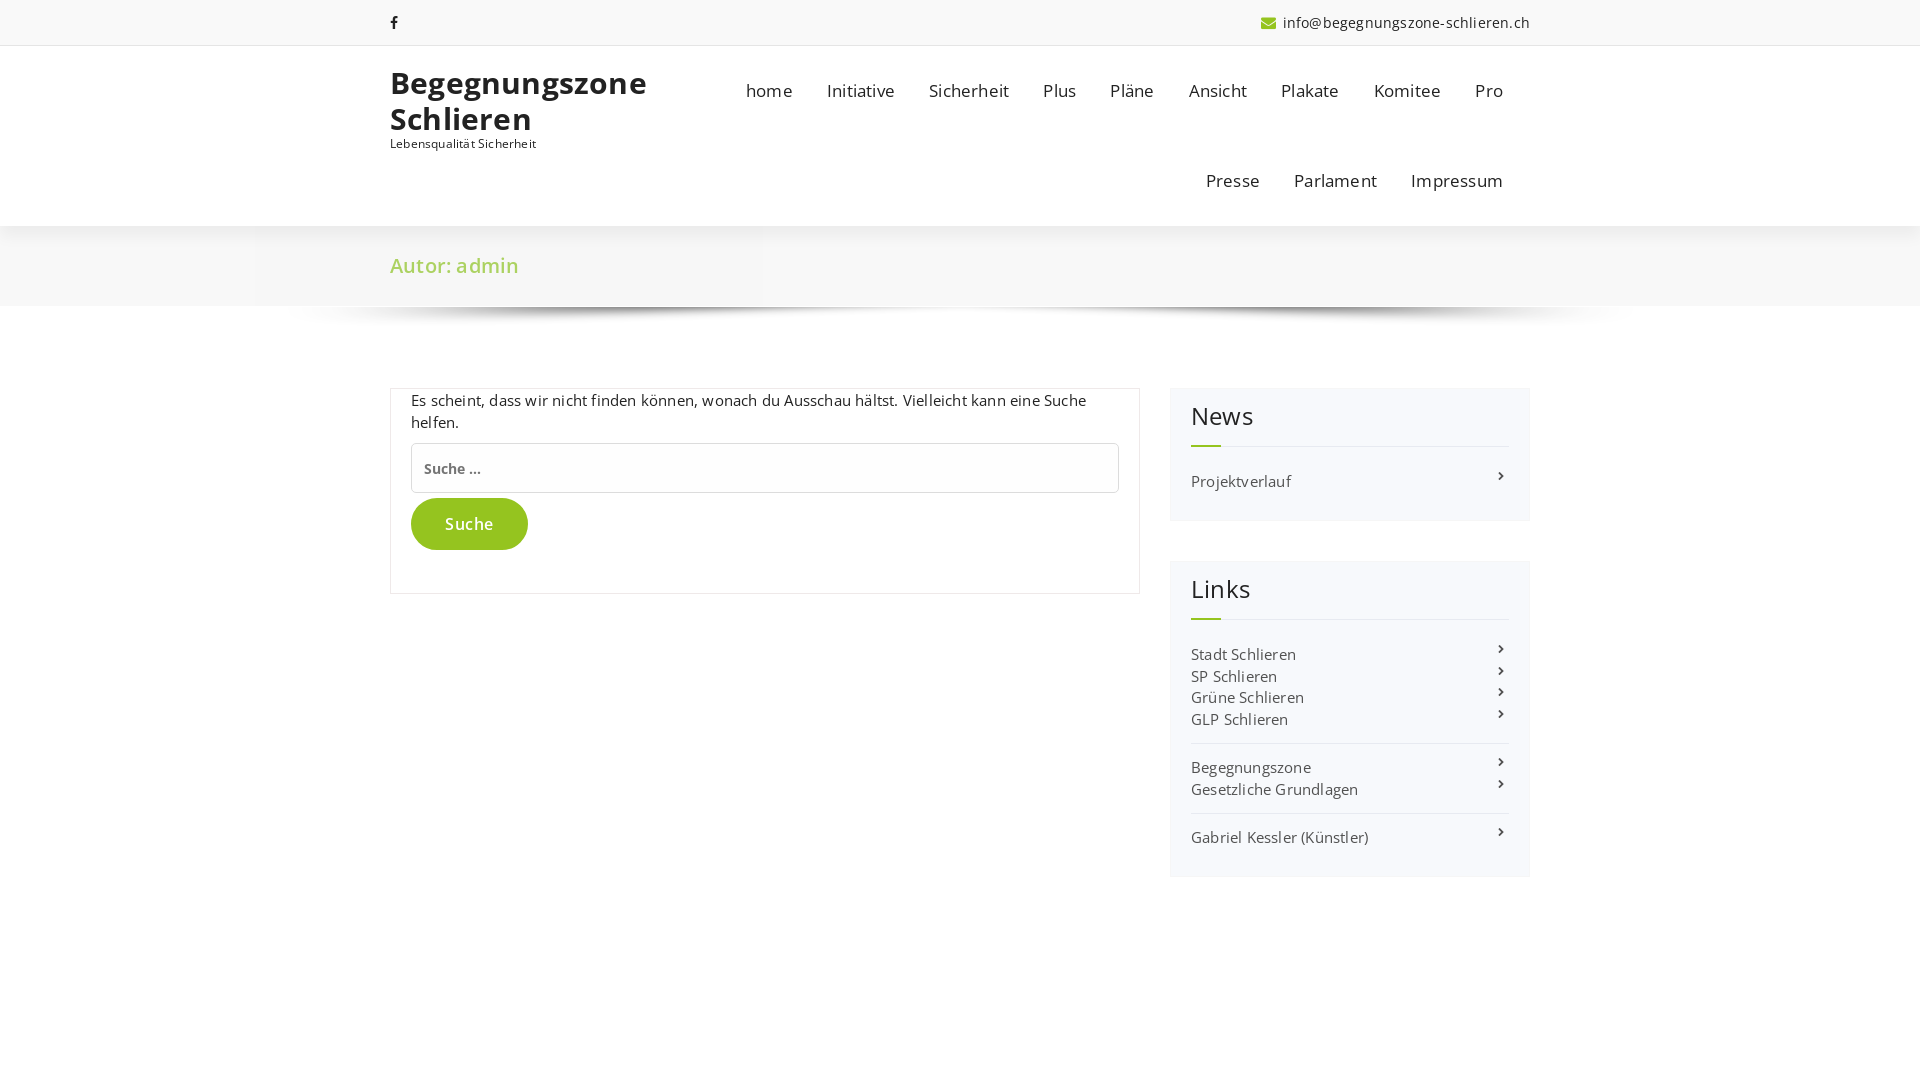 This screenshot has height=1080, width=1920. Describe the element at coordinates (1242, 654) in the screenshot. I see `'Stadt Schlieren'` at that location.